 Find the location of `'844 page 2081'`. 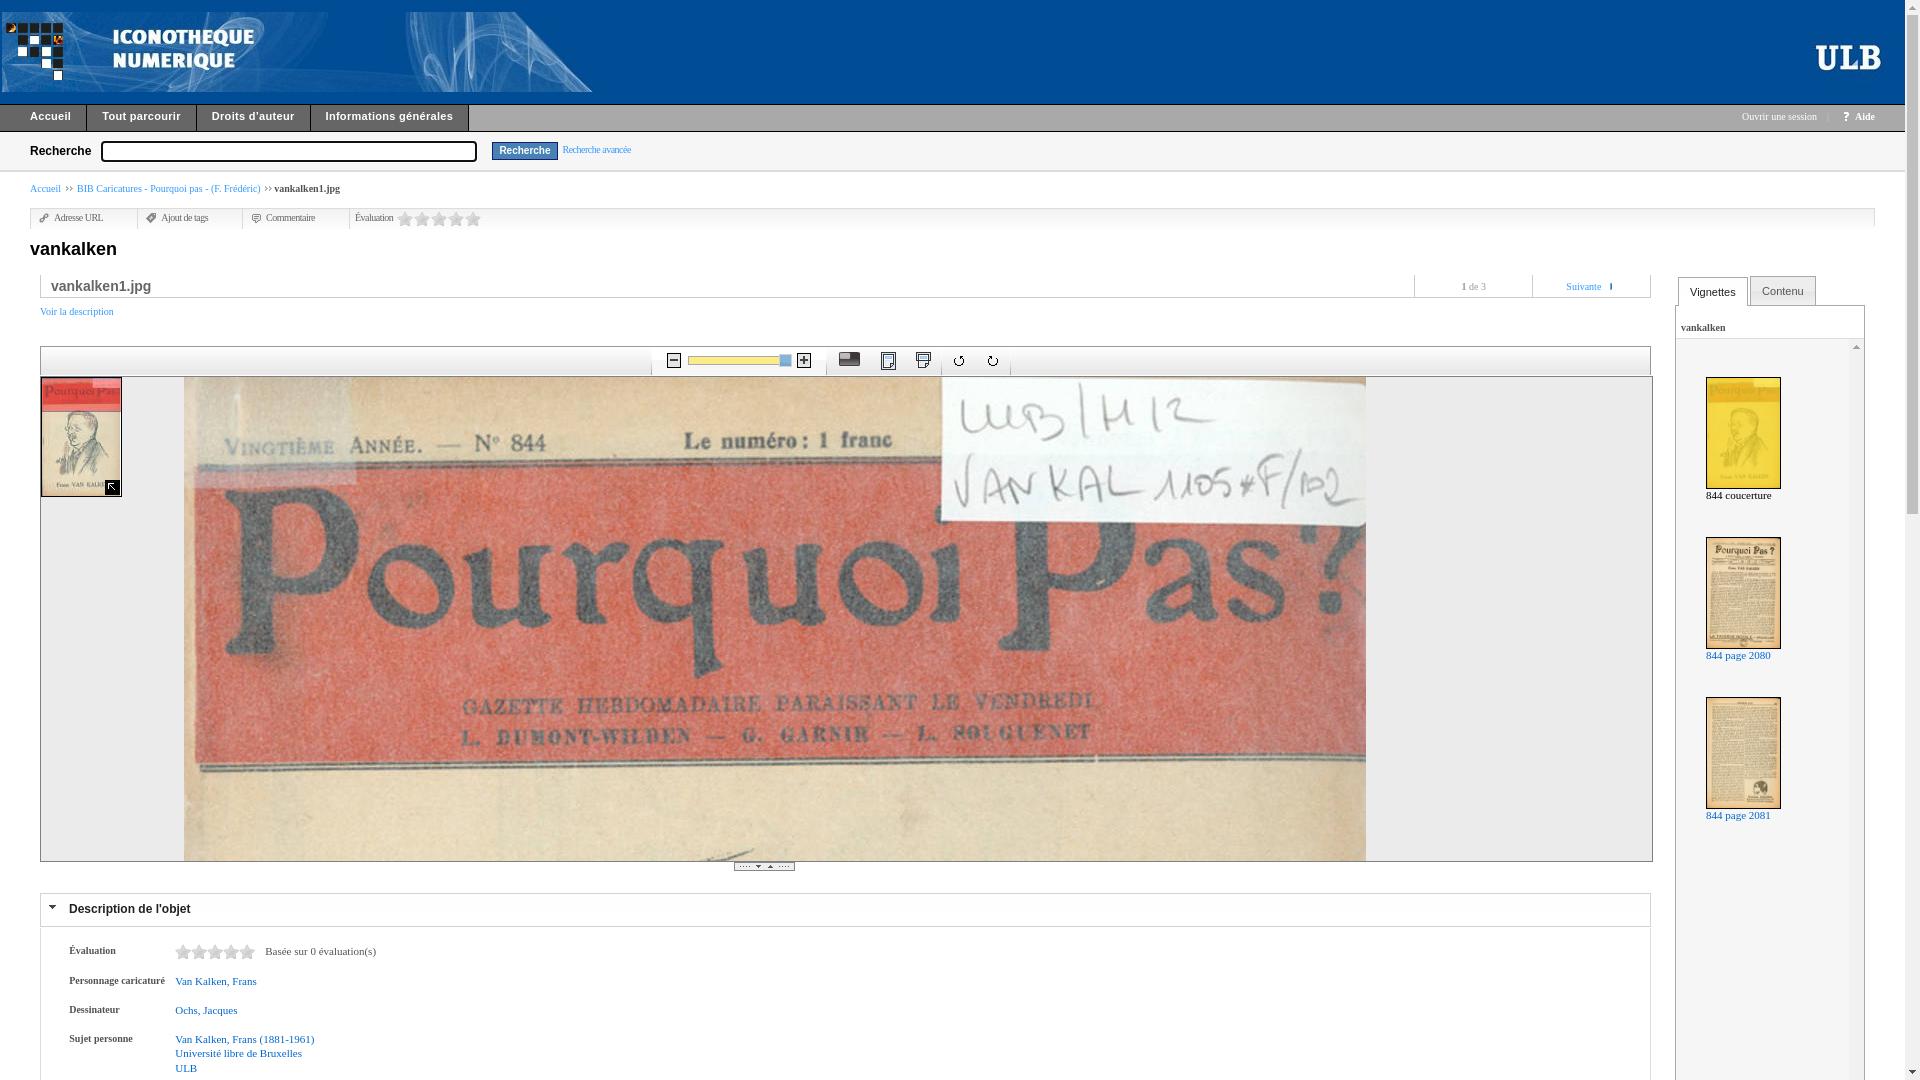

'844 page 2081' is located at coordinates (1737, 814).